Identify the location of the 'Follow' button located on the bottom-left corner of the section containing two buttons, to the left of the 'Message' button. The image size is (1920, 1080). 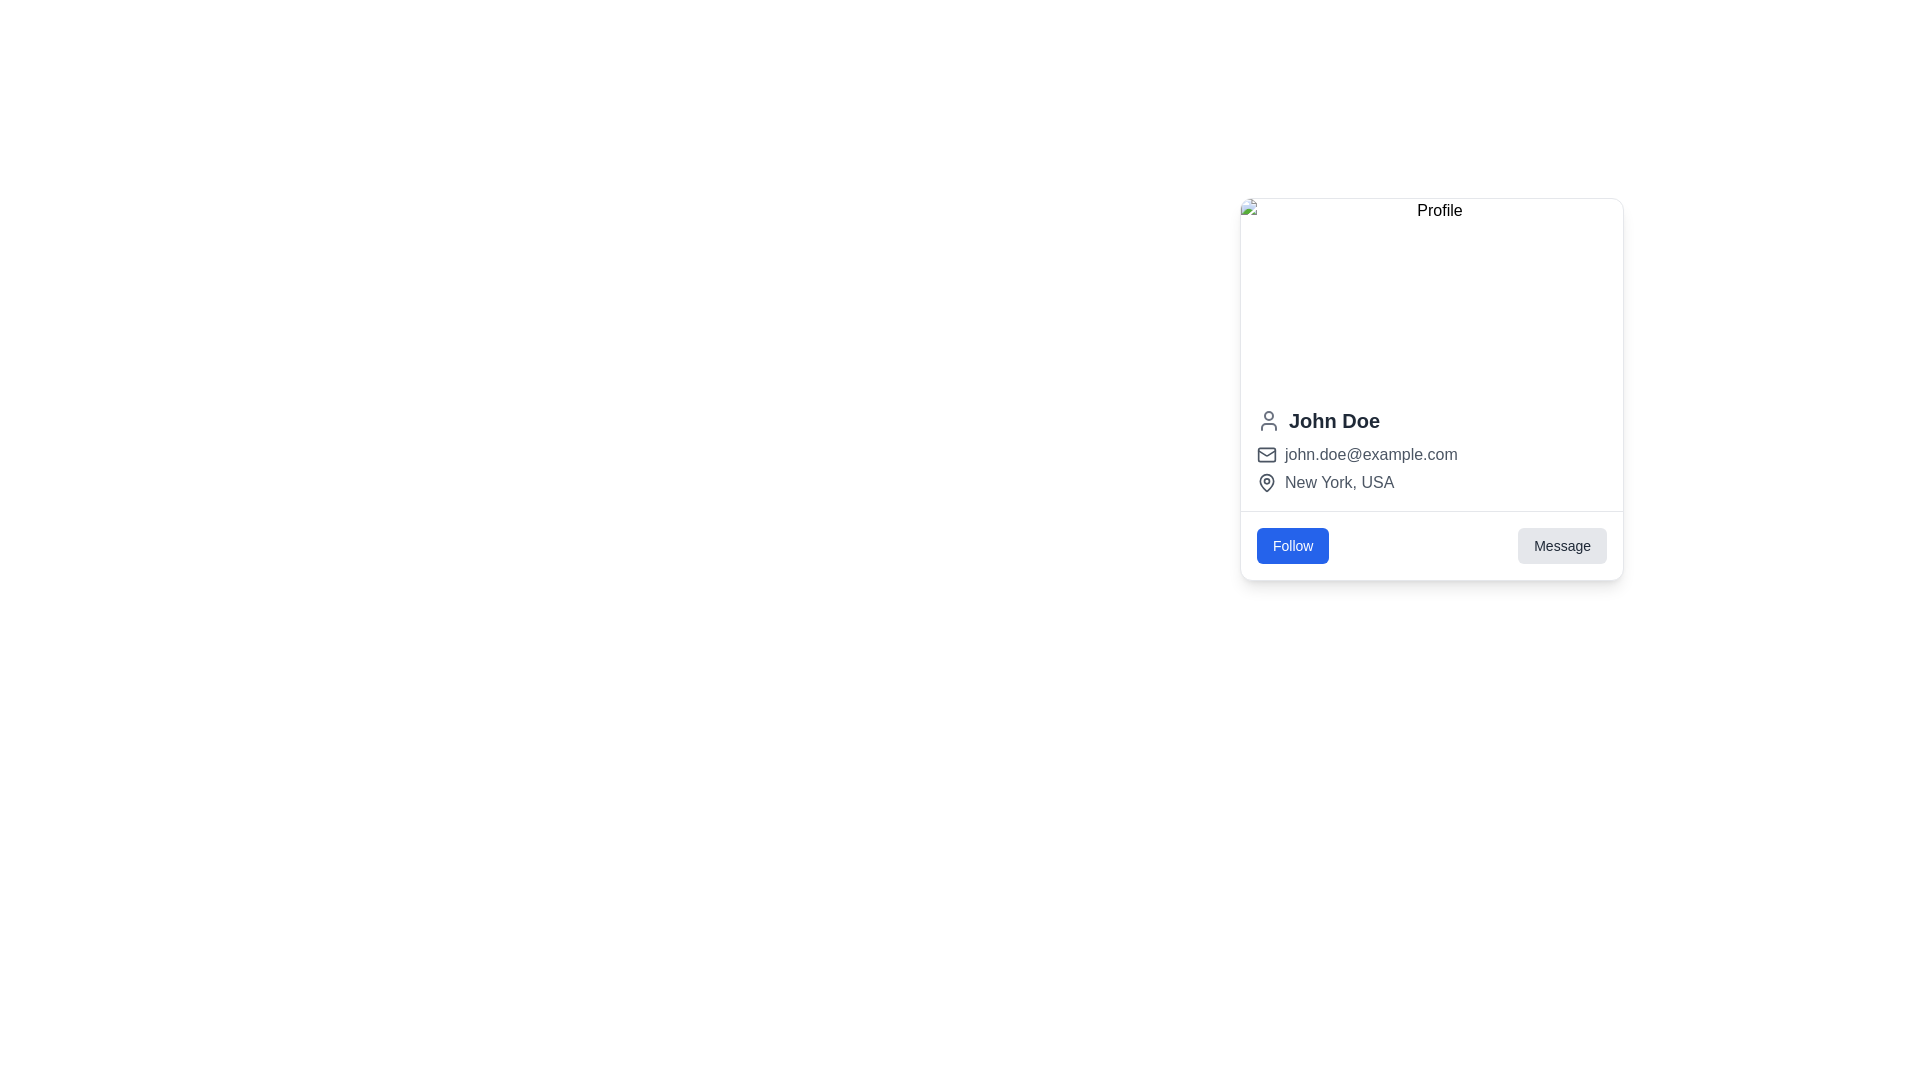
(1293, 546).